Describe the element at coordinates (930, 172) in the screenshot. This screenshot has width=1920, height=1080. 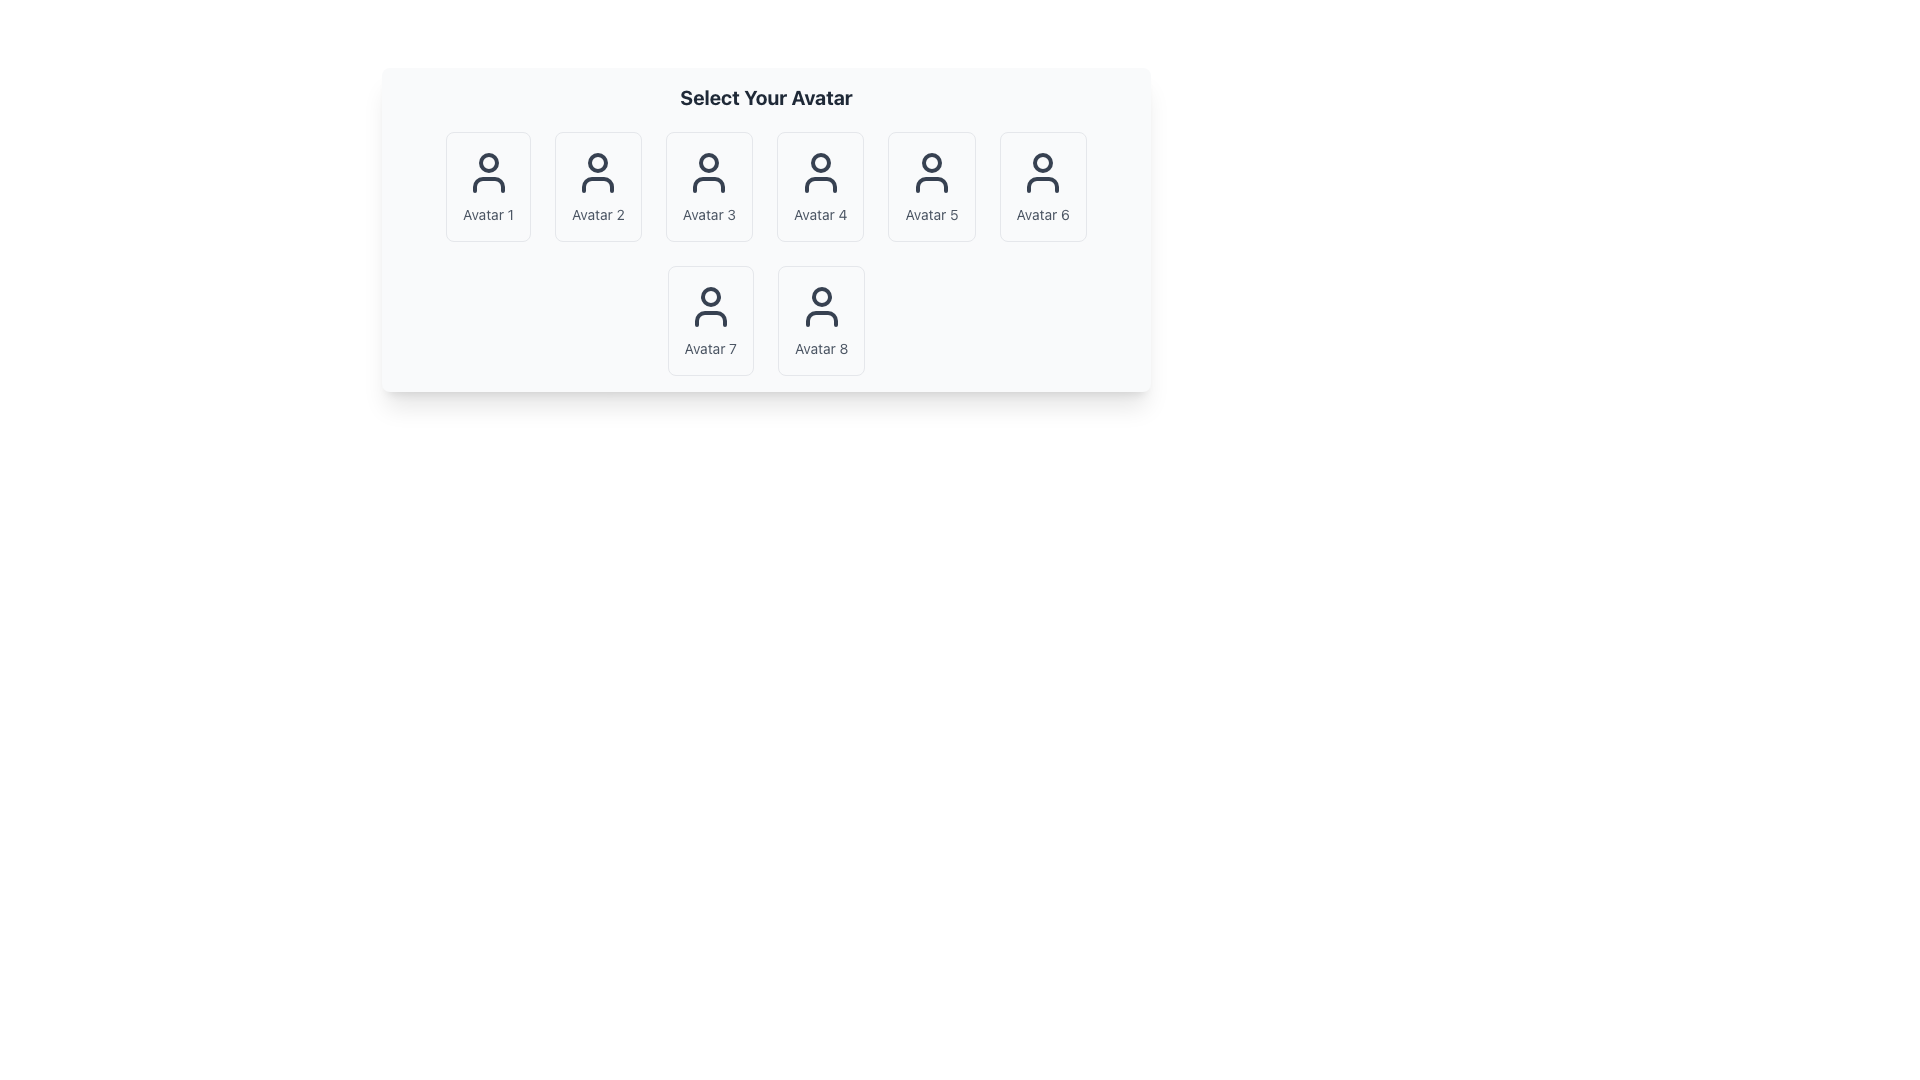
I see `the fifth avatar icon labeled 'Avatar 5'` at that location.